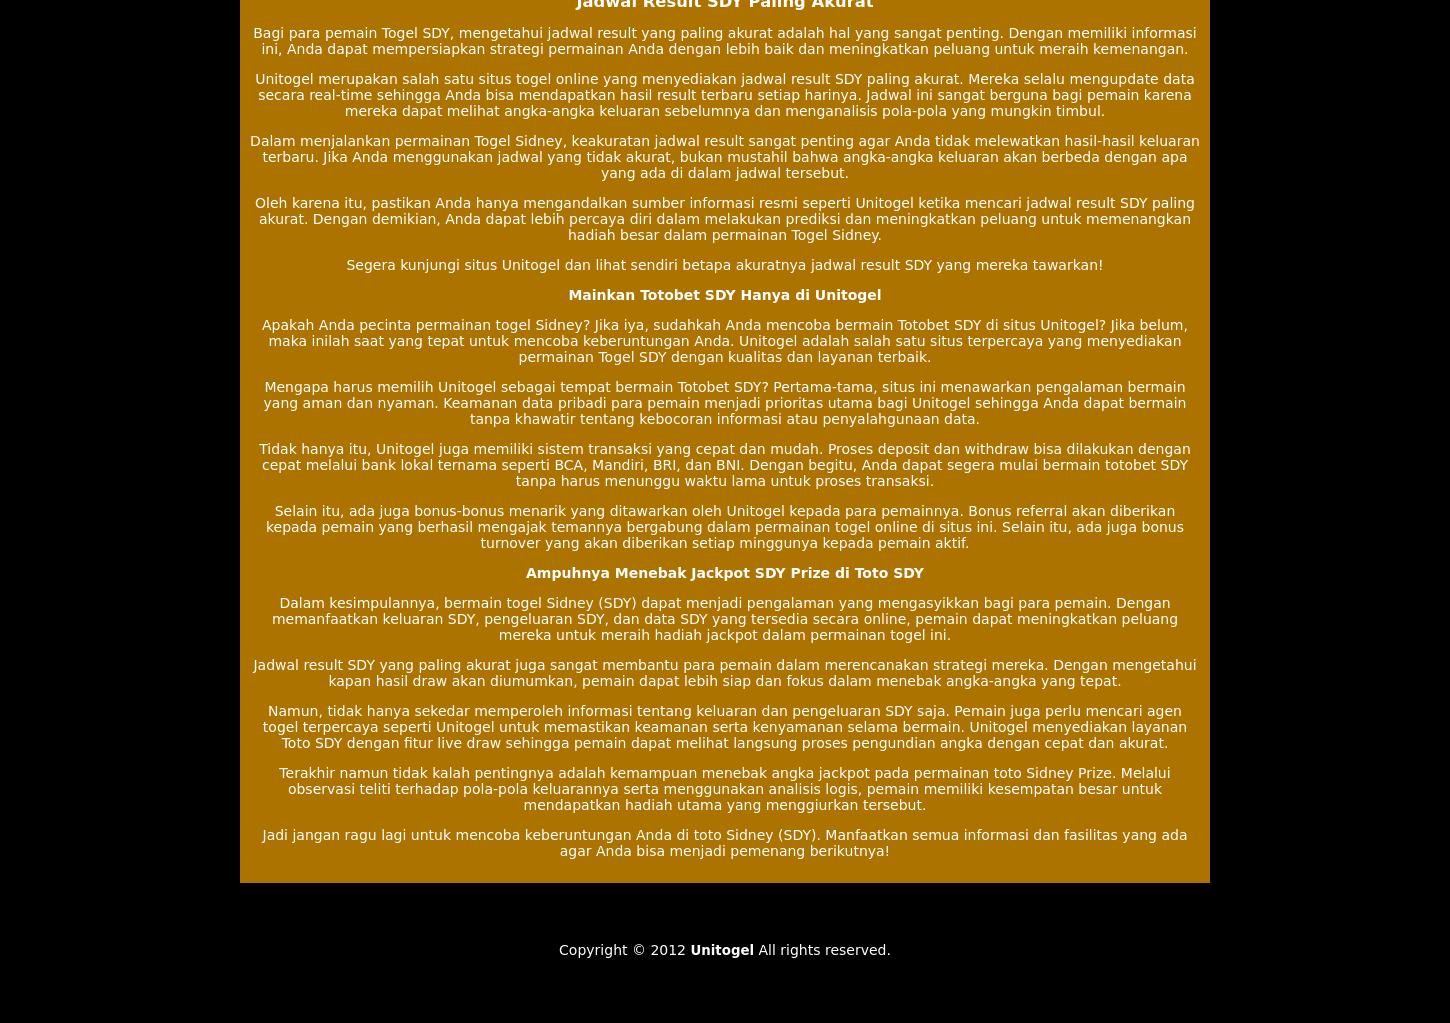 This screenshot has height=1023, width=1450. What do you see at coordinates (723, 726) in the screenshot?
I see `'Namun, tidak hanya sekedar memperoleh informasi tentang keluaran dan pengeluaran SDY saja. Pemain juga perlu mencari agen togel terpercaya seperti Unitogel untuk memastikan keamanan serta kenyamanan selama bermain. Unitogel menyediakan layanan Toto SDY dengan fitur live draw sehingga pemain dapat melihat langsung proses pengundian angka dengan cepat dan akurat.'` at bounding box center [723, 726].